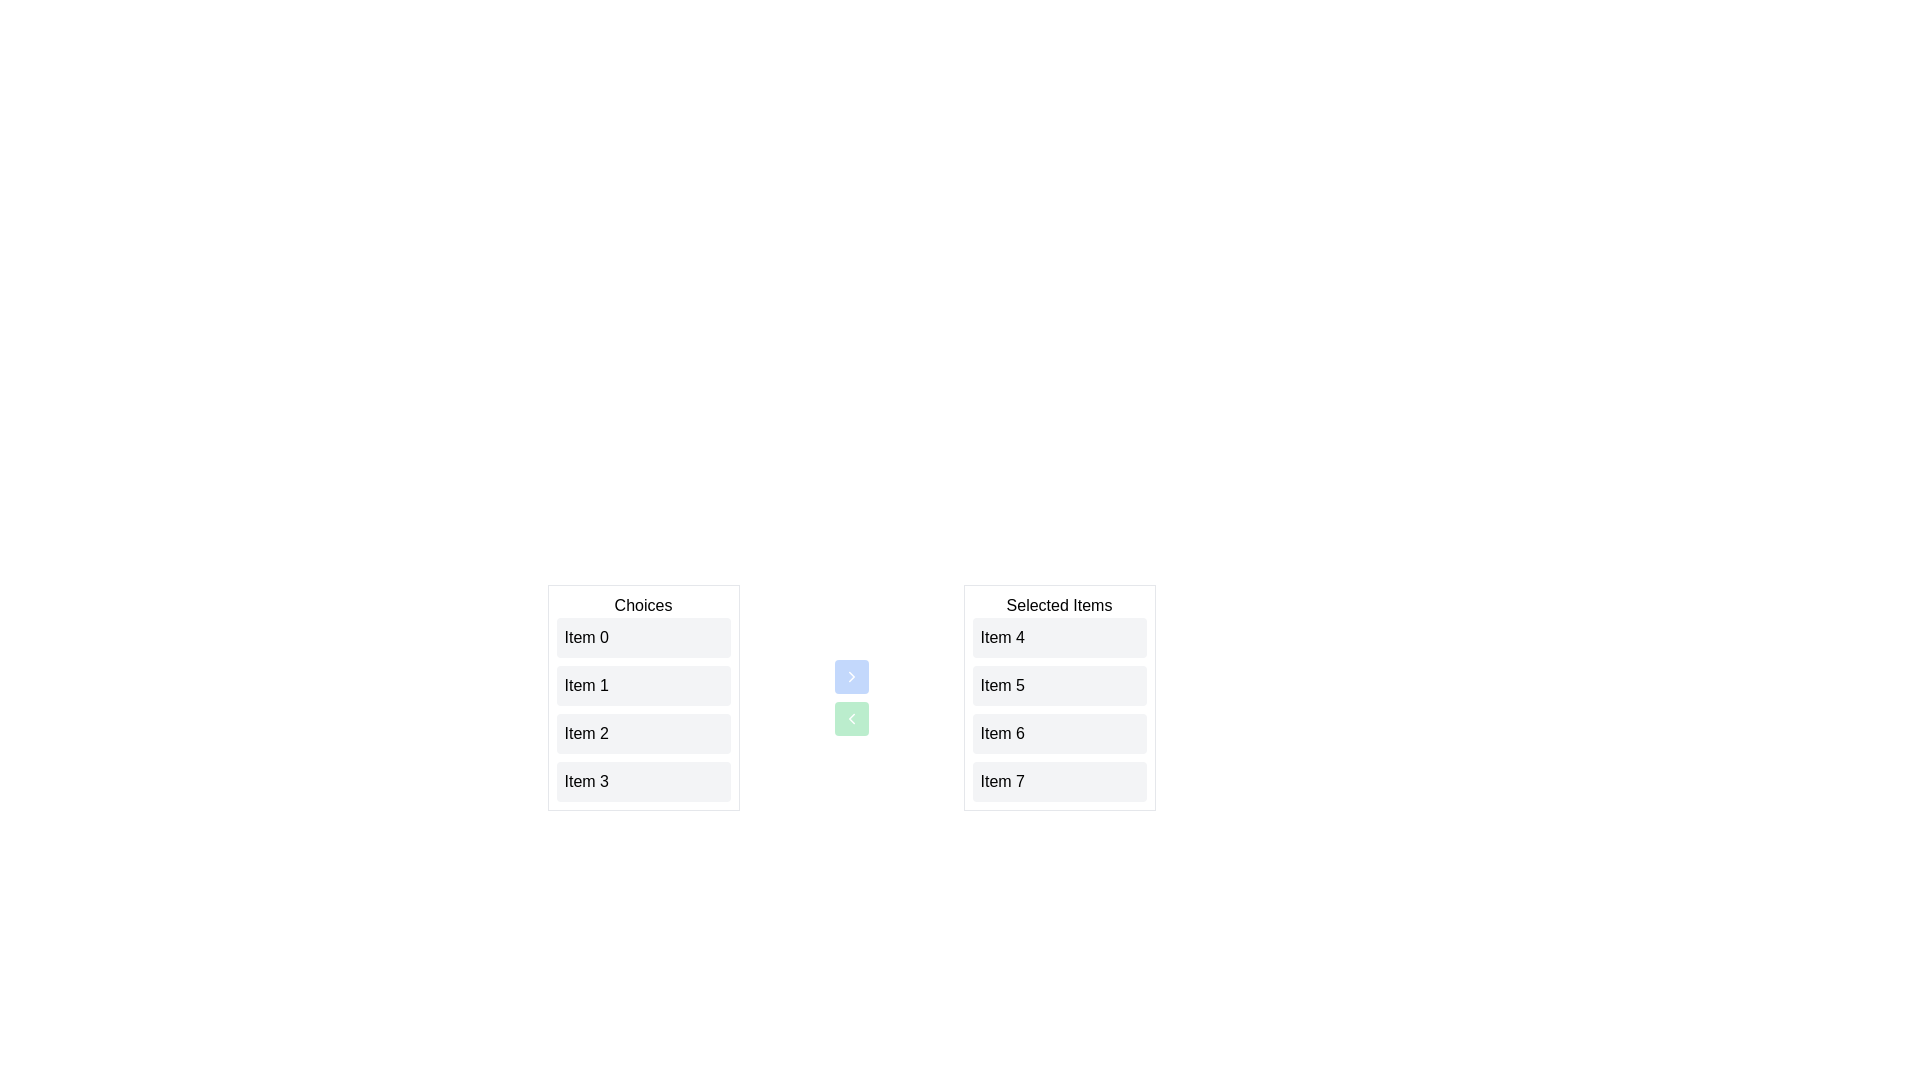 The image size is (1920, 1080). Describe the element at coordinates (643, 637) in the screenshot. I see `the first item in the list labeled 'Item 0'` at that location.